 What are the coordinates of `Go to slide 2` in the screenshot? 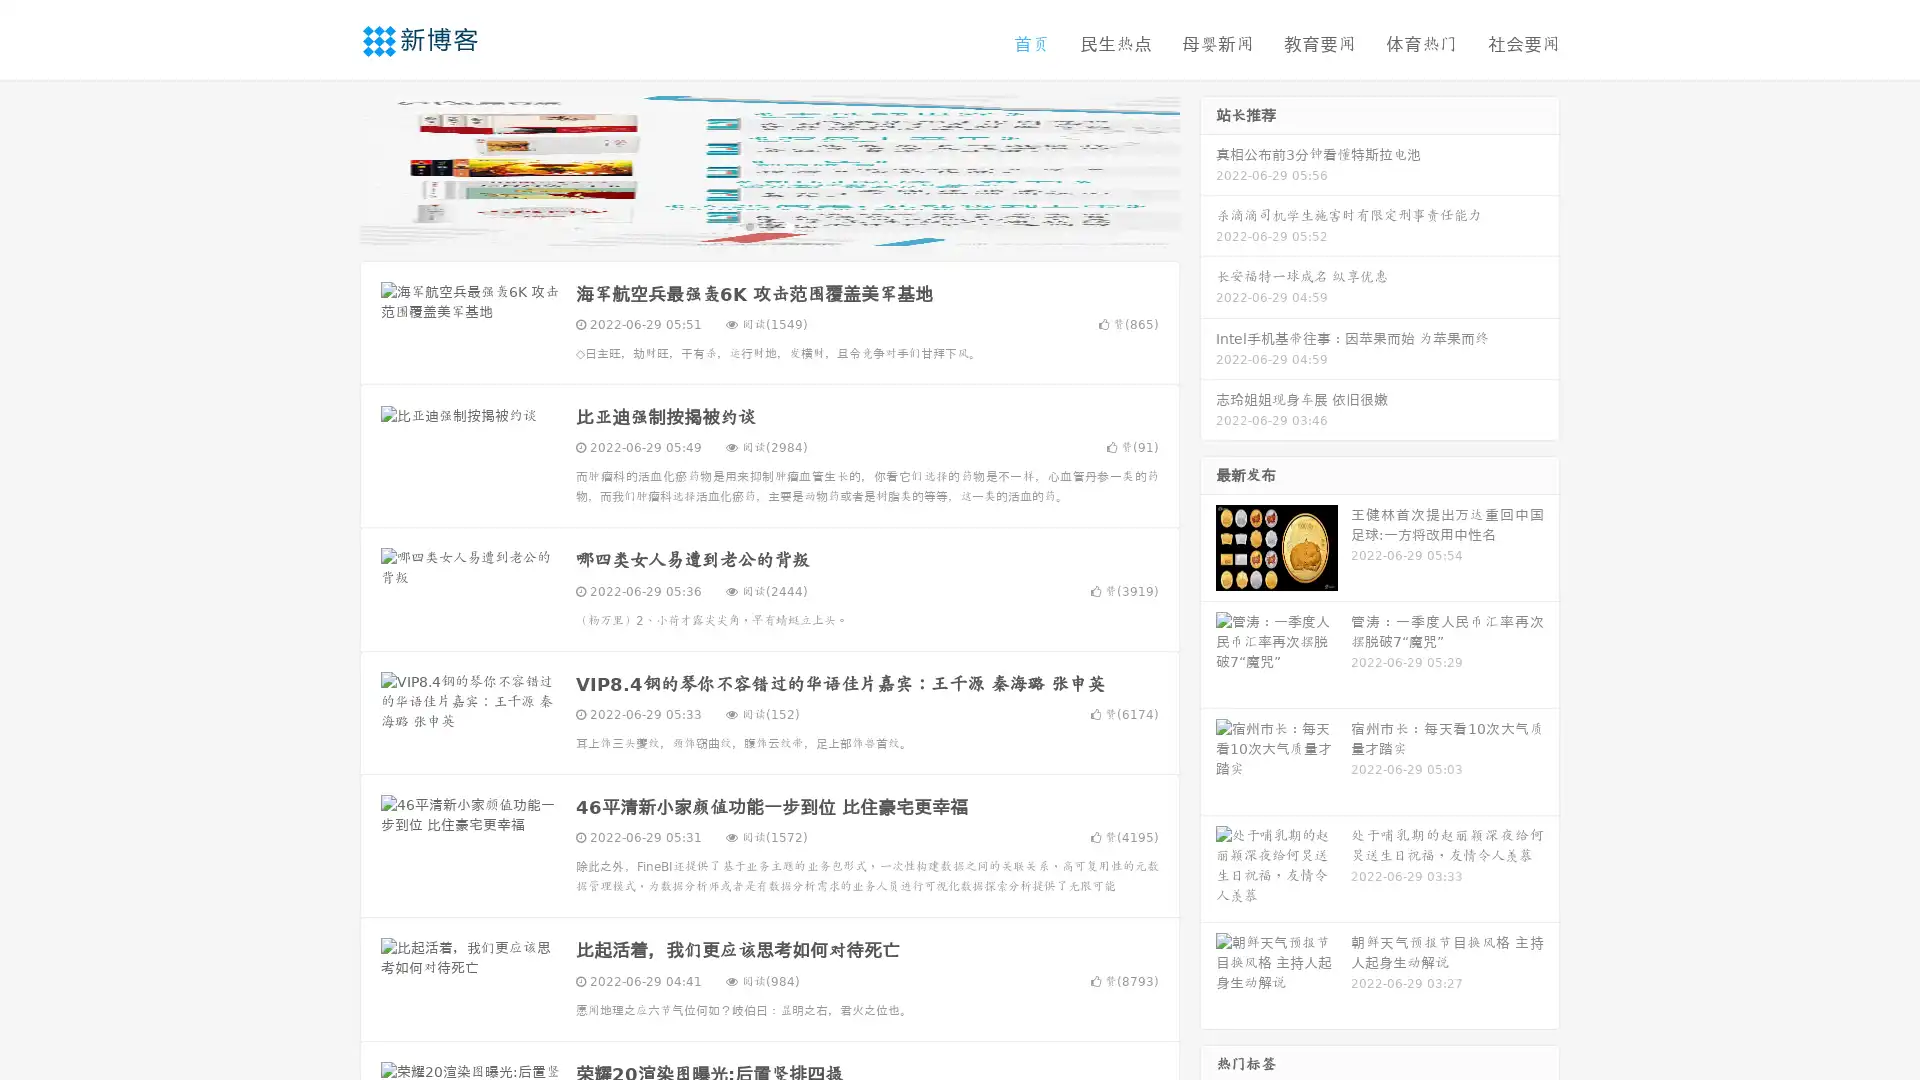 It's located at (768, 225).